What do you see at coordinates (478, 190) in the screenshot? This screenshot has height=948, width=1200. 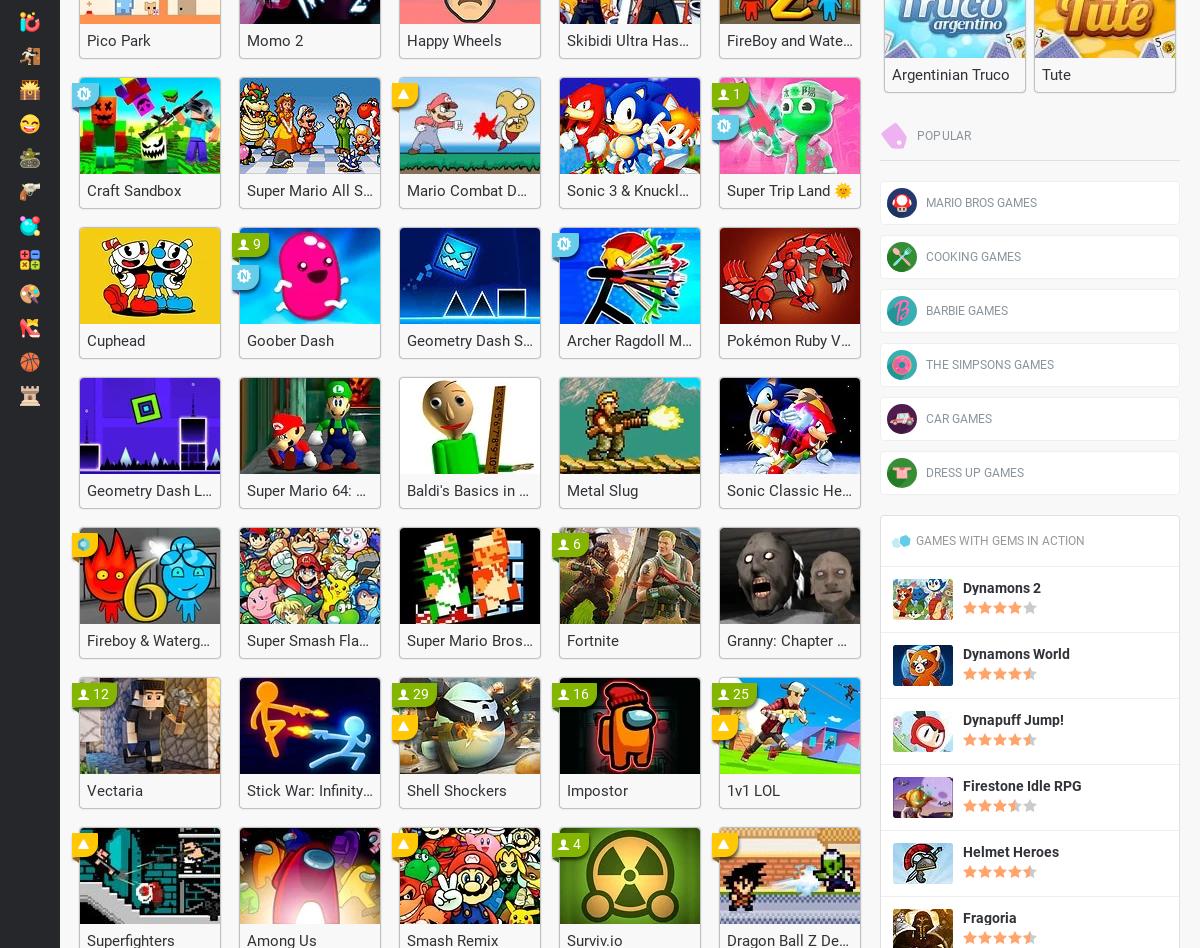 I see `'Mario Combat Deluxe'` at bounding box center [478, 190].